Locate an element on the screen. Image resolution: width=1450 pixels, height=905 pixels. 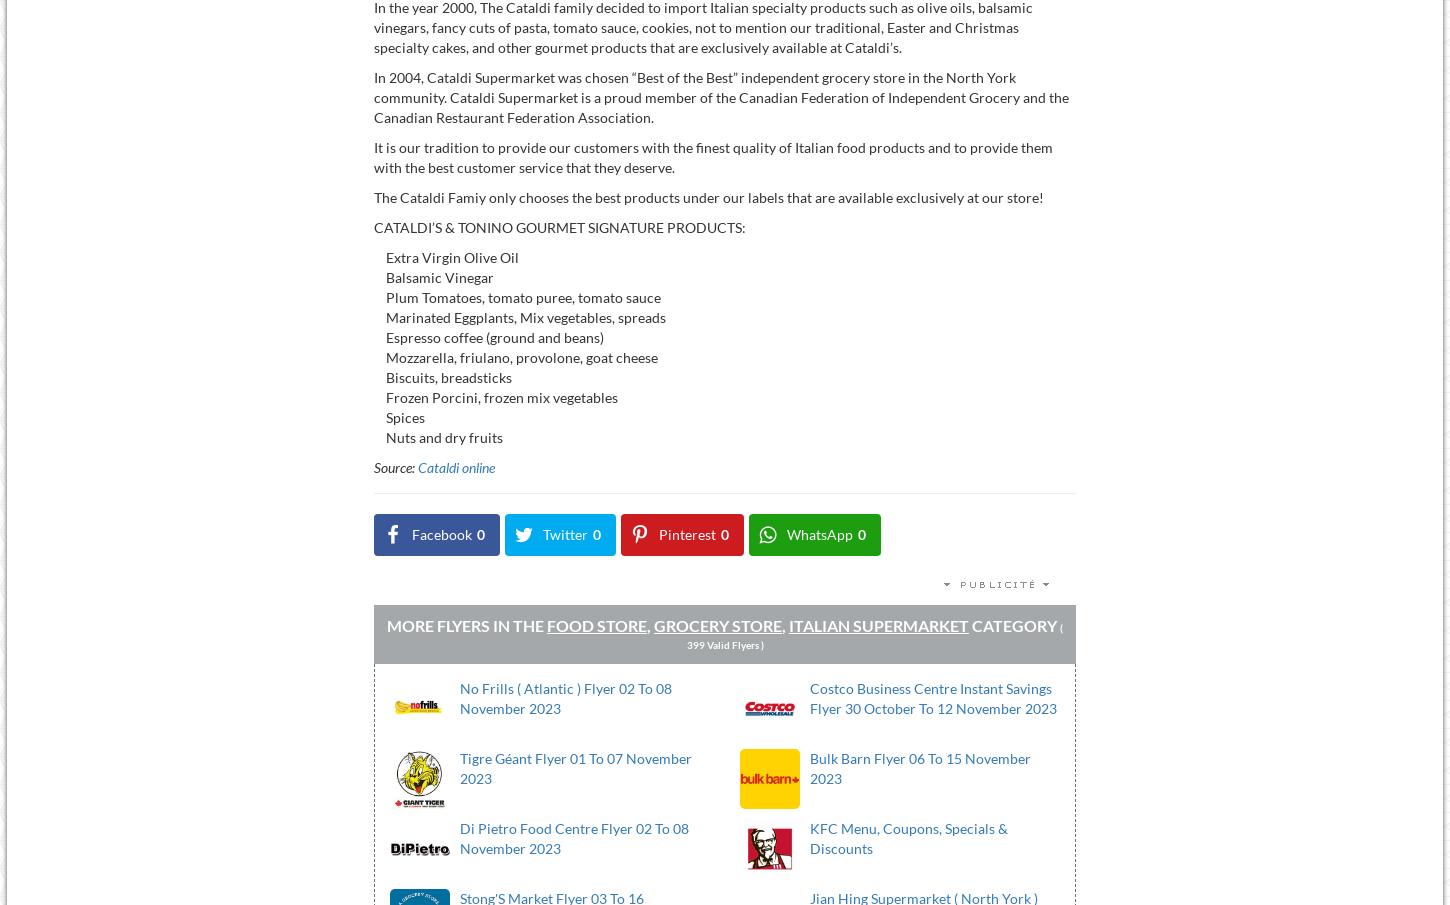
'It is our tradition to provide our customers with the finest quality of Italian food products and to provide them with the best customer service that they deserve.' is located at coordinates (371, 156).